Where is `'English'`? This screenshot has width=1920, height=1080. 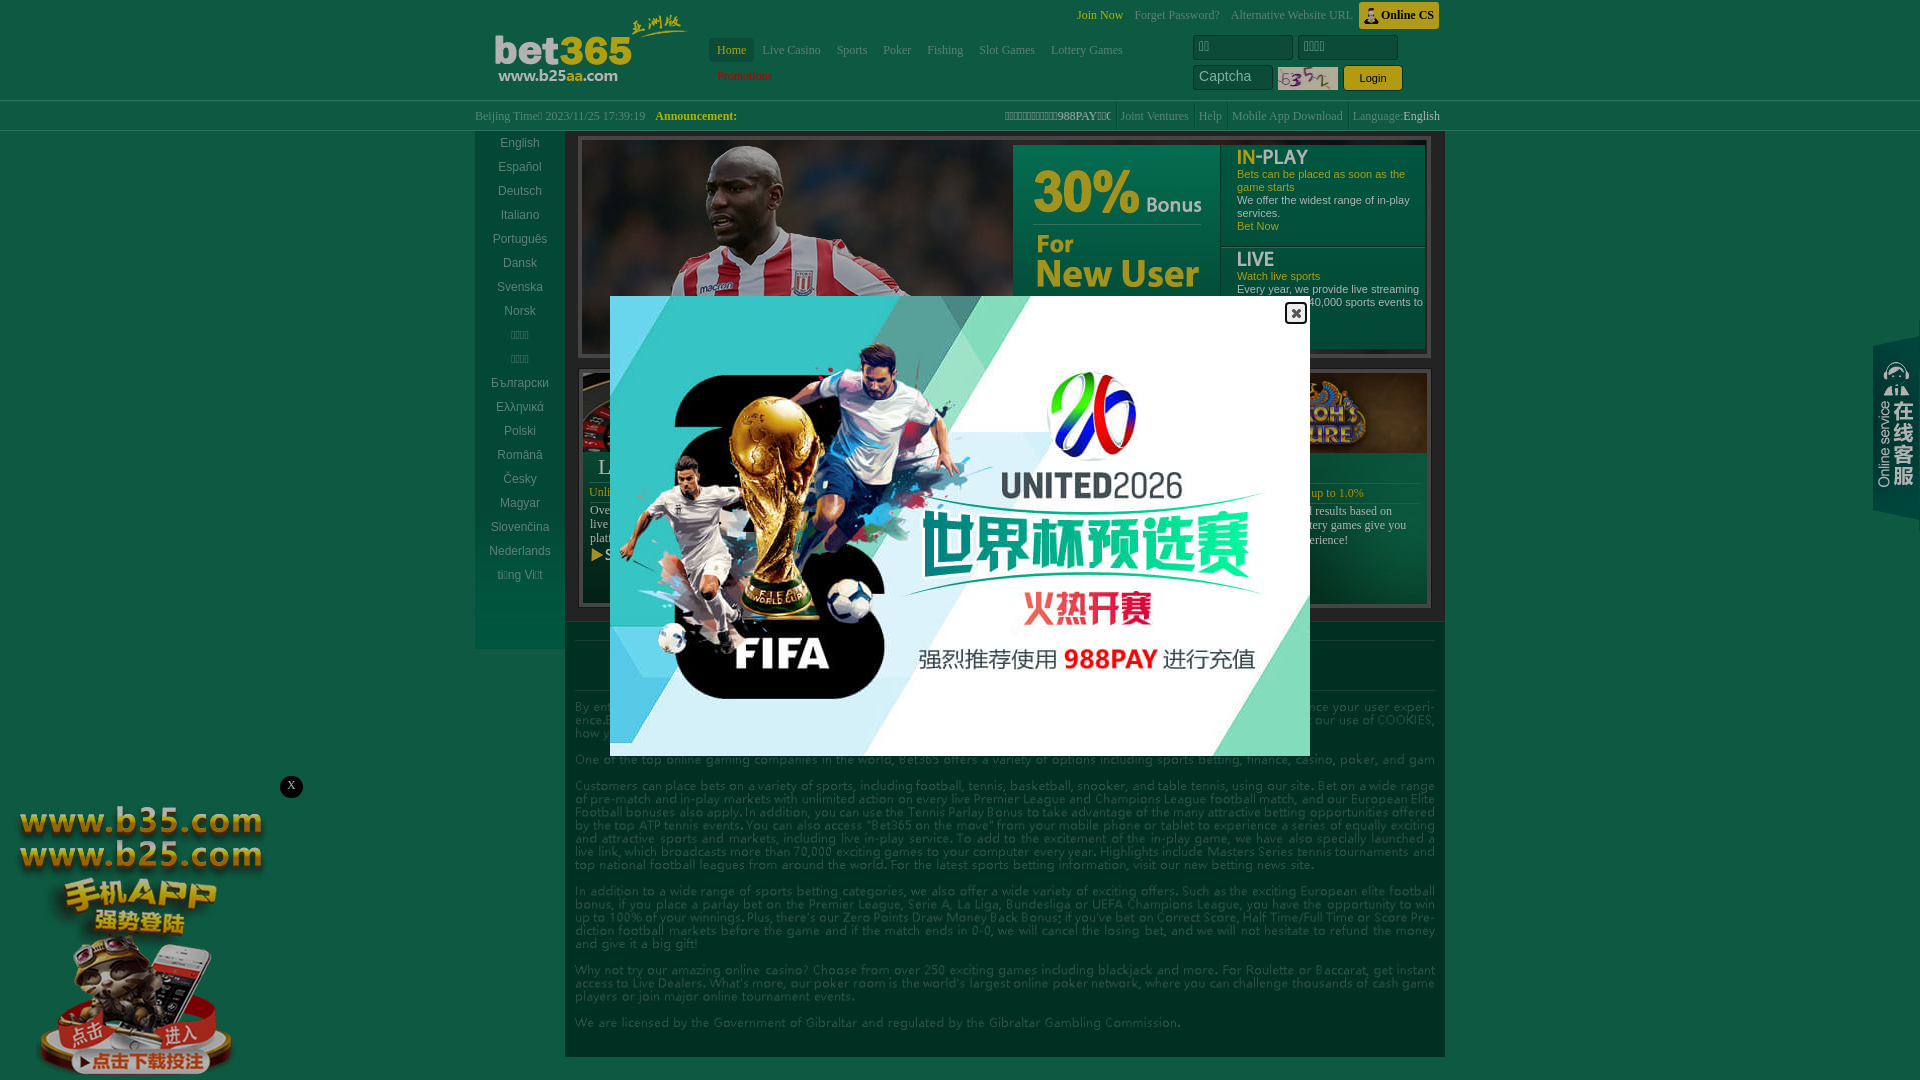
'English' is located at coordinates (519, 141).